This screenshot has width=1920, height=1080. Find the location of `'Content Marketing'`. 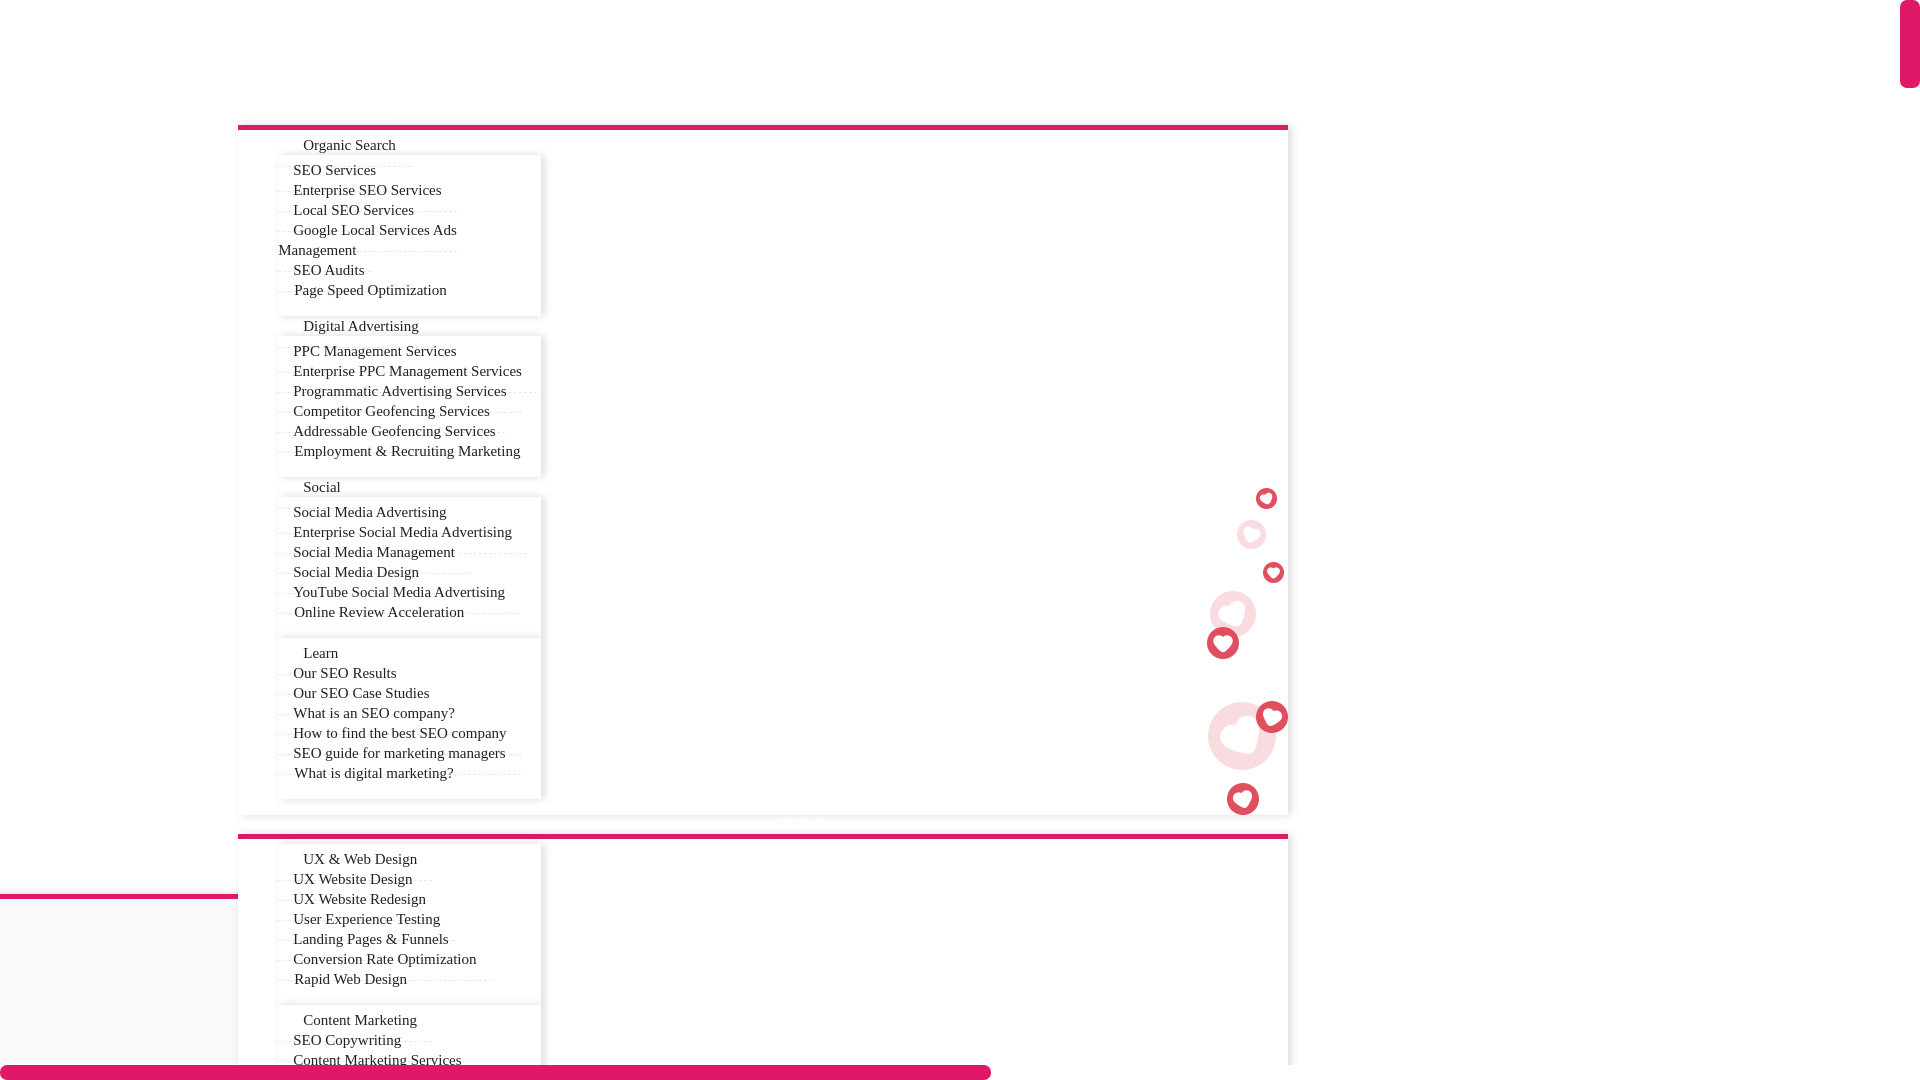

'Content Marketing' is located at coordinates (355, 1020).